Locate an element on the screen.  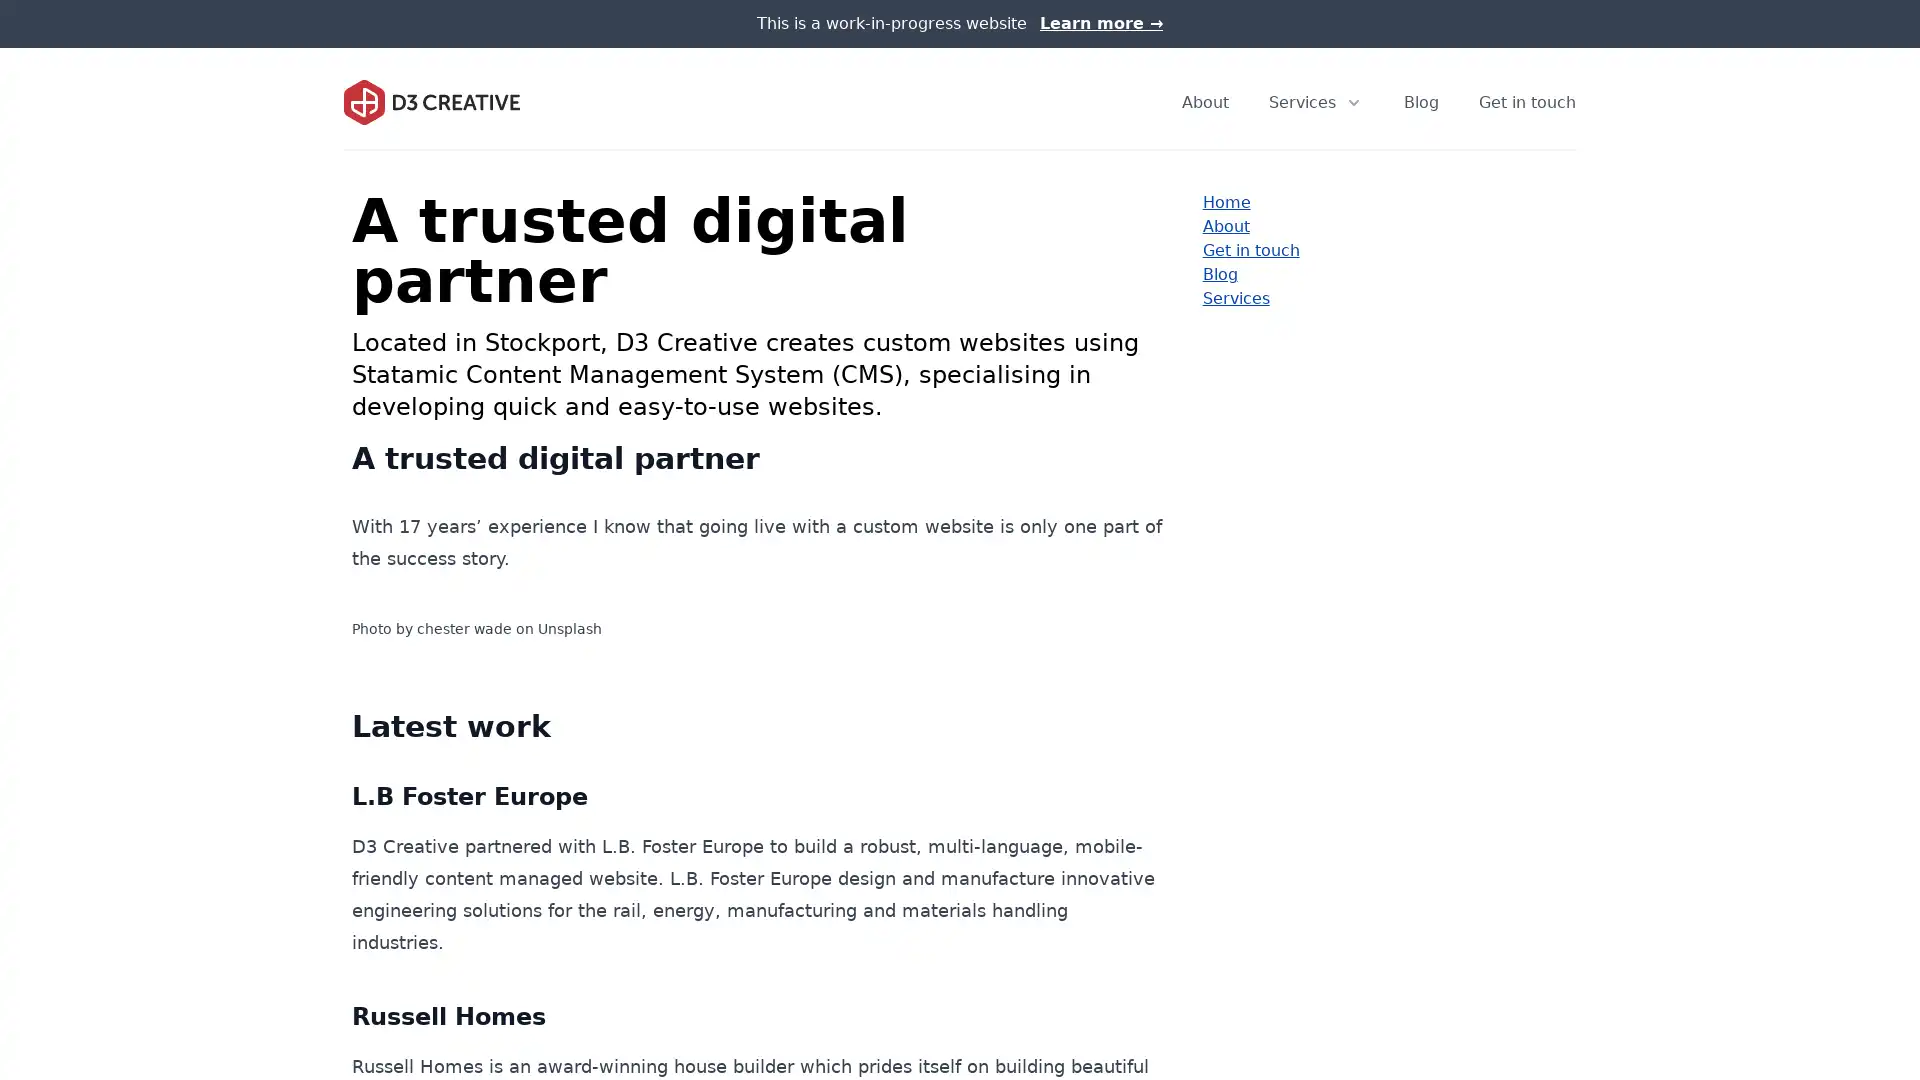
Services is located at coordinates (1316, 101).